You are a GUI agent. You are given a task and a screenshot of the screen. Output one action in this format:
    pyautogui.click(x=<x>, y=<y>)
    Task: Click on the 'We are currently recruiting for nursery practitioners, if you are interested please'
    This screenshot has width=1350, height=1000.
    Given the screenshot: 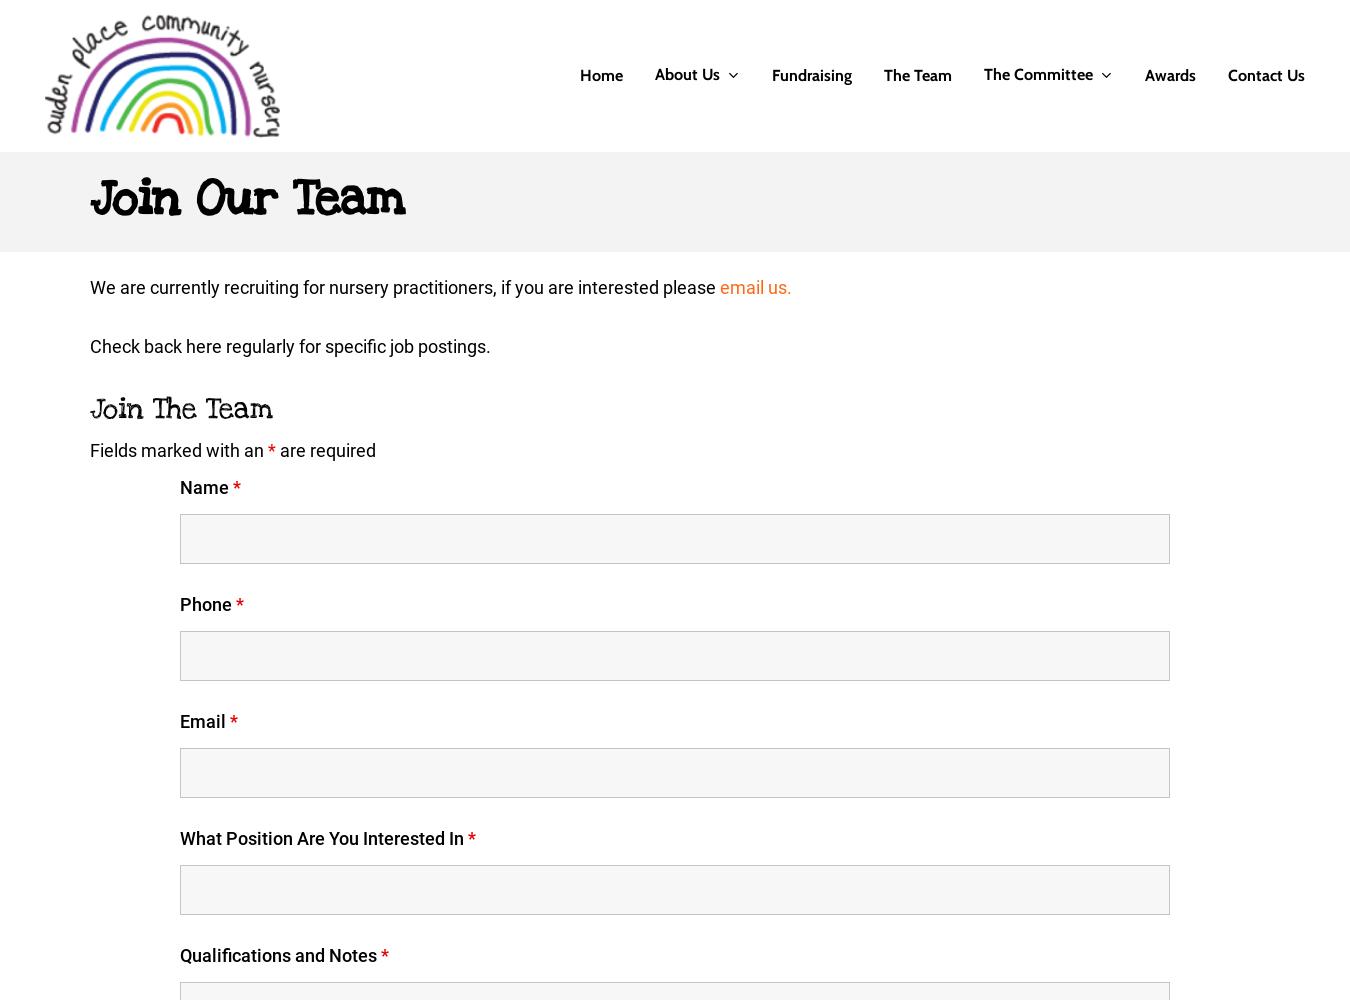 What is the action you would take?
    pyautogui.click(x=405, y=287)
    